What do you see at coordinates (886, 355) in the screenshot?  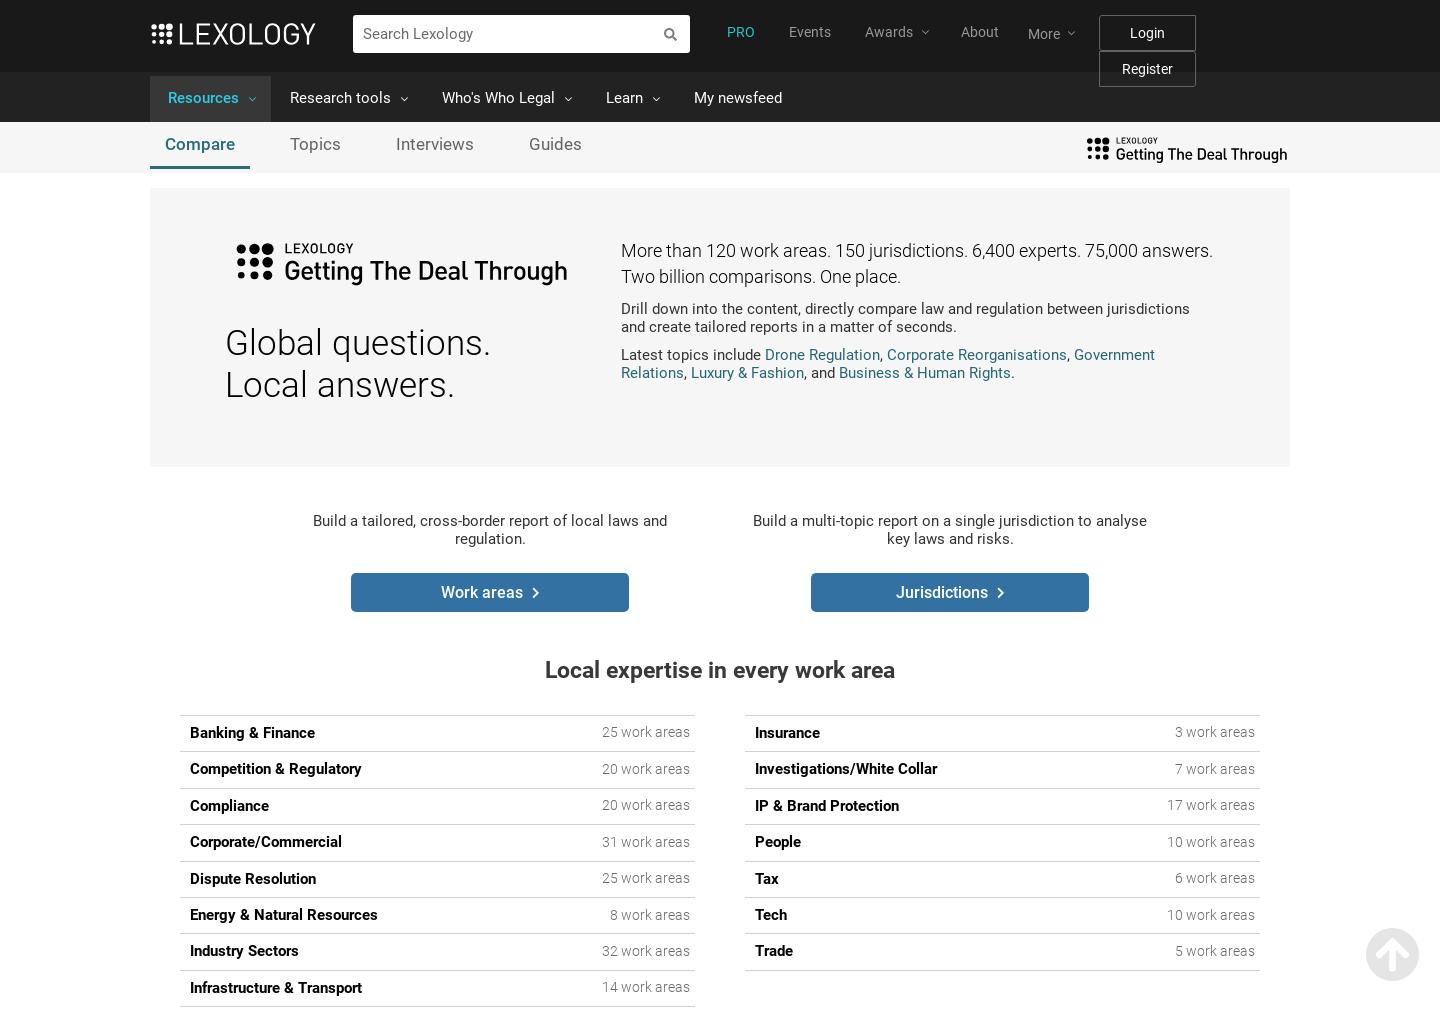 I see `'Corporate Reorganisations'` at bounding box center [886, 355].